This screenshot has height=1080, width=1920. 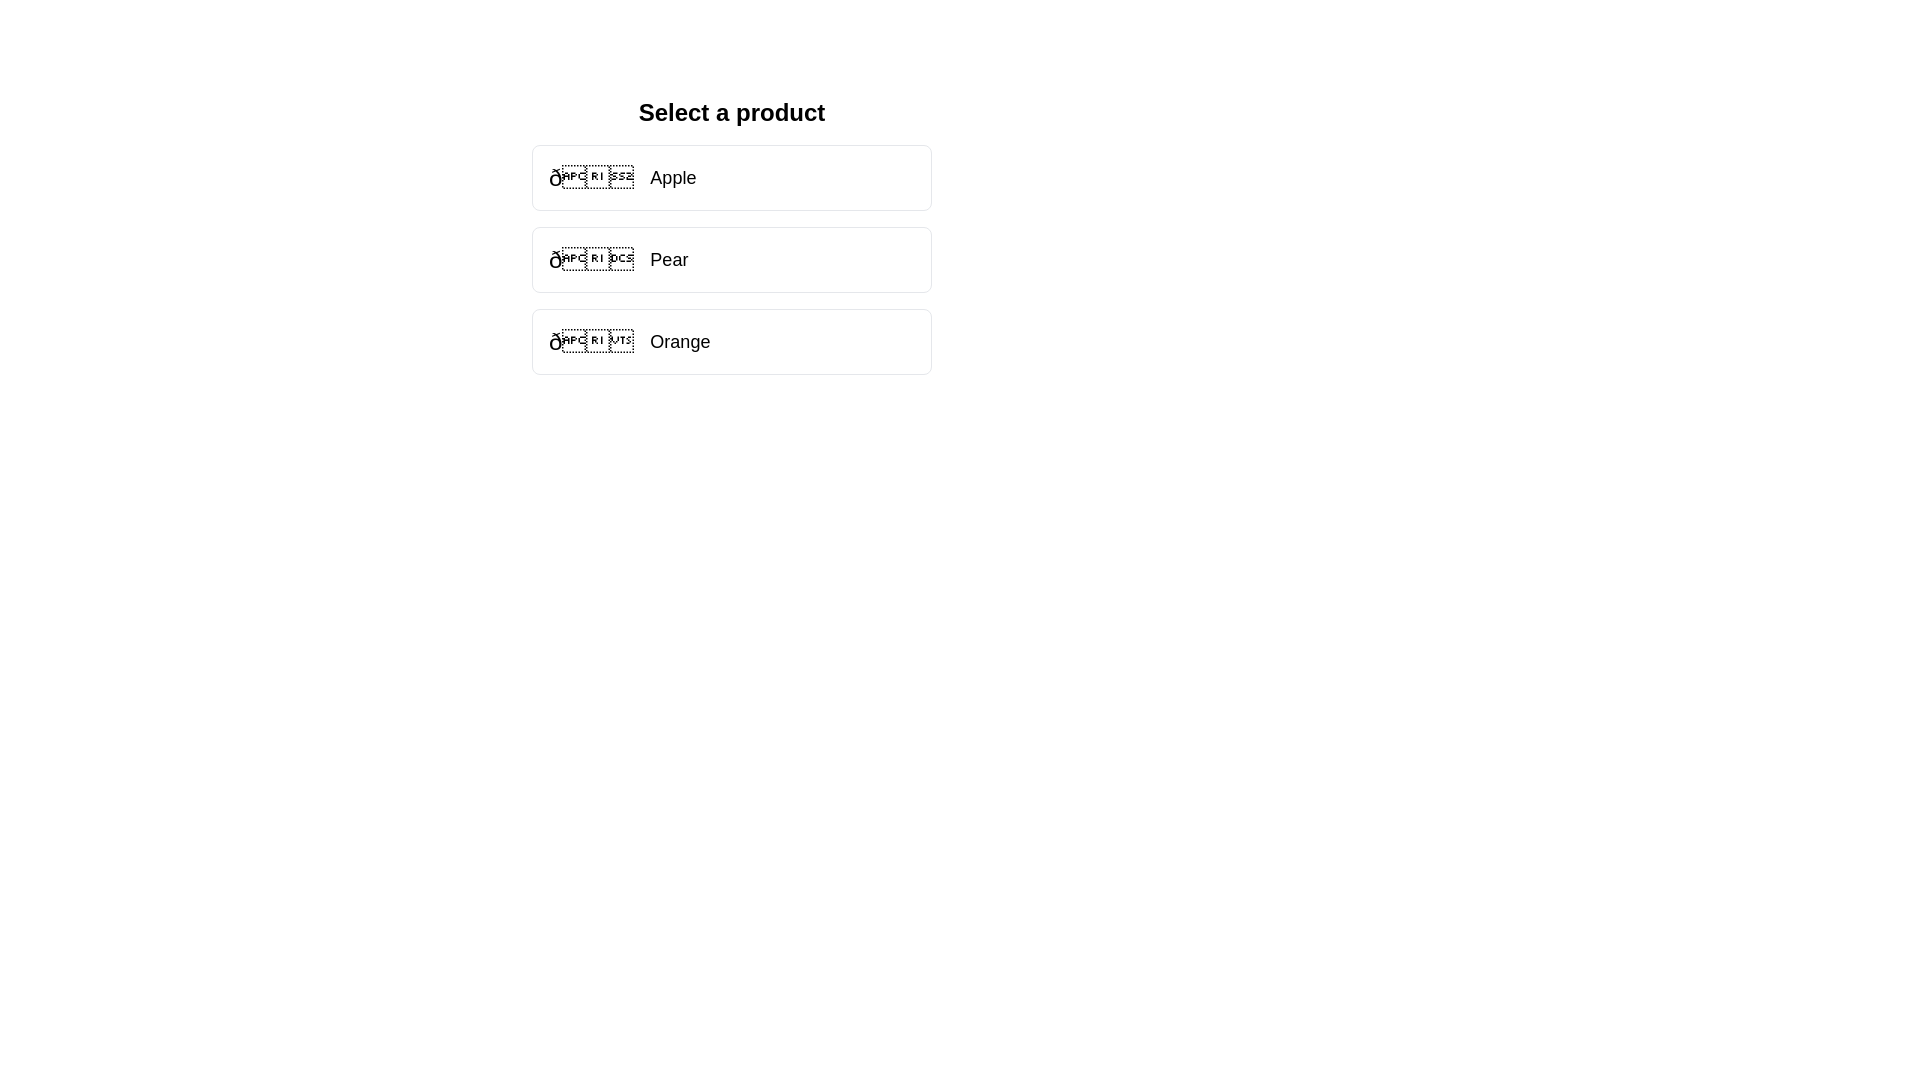 What do you see at coordinates (628, 341) in the screenshot?
I see `the third row in the list, which has a white background and the text label 'Orange'` at bounding box center [628, 341].